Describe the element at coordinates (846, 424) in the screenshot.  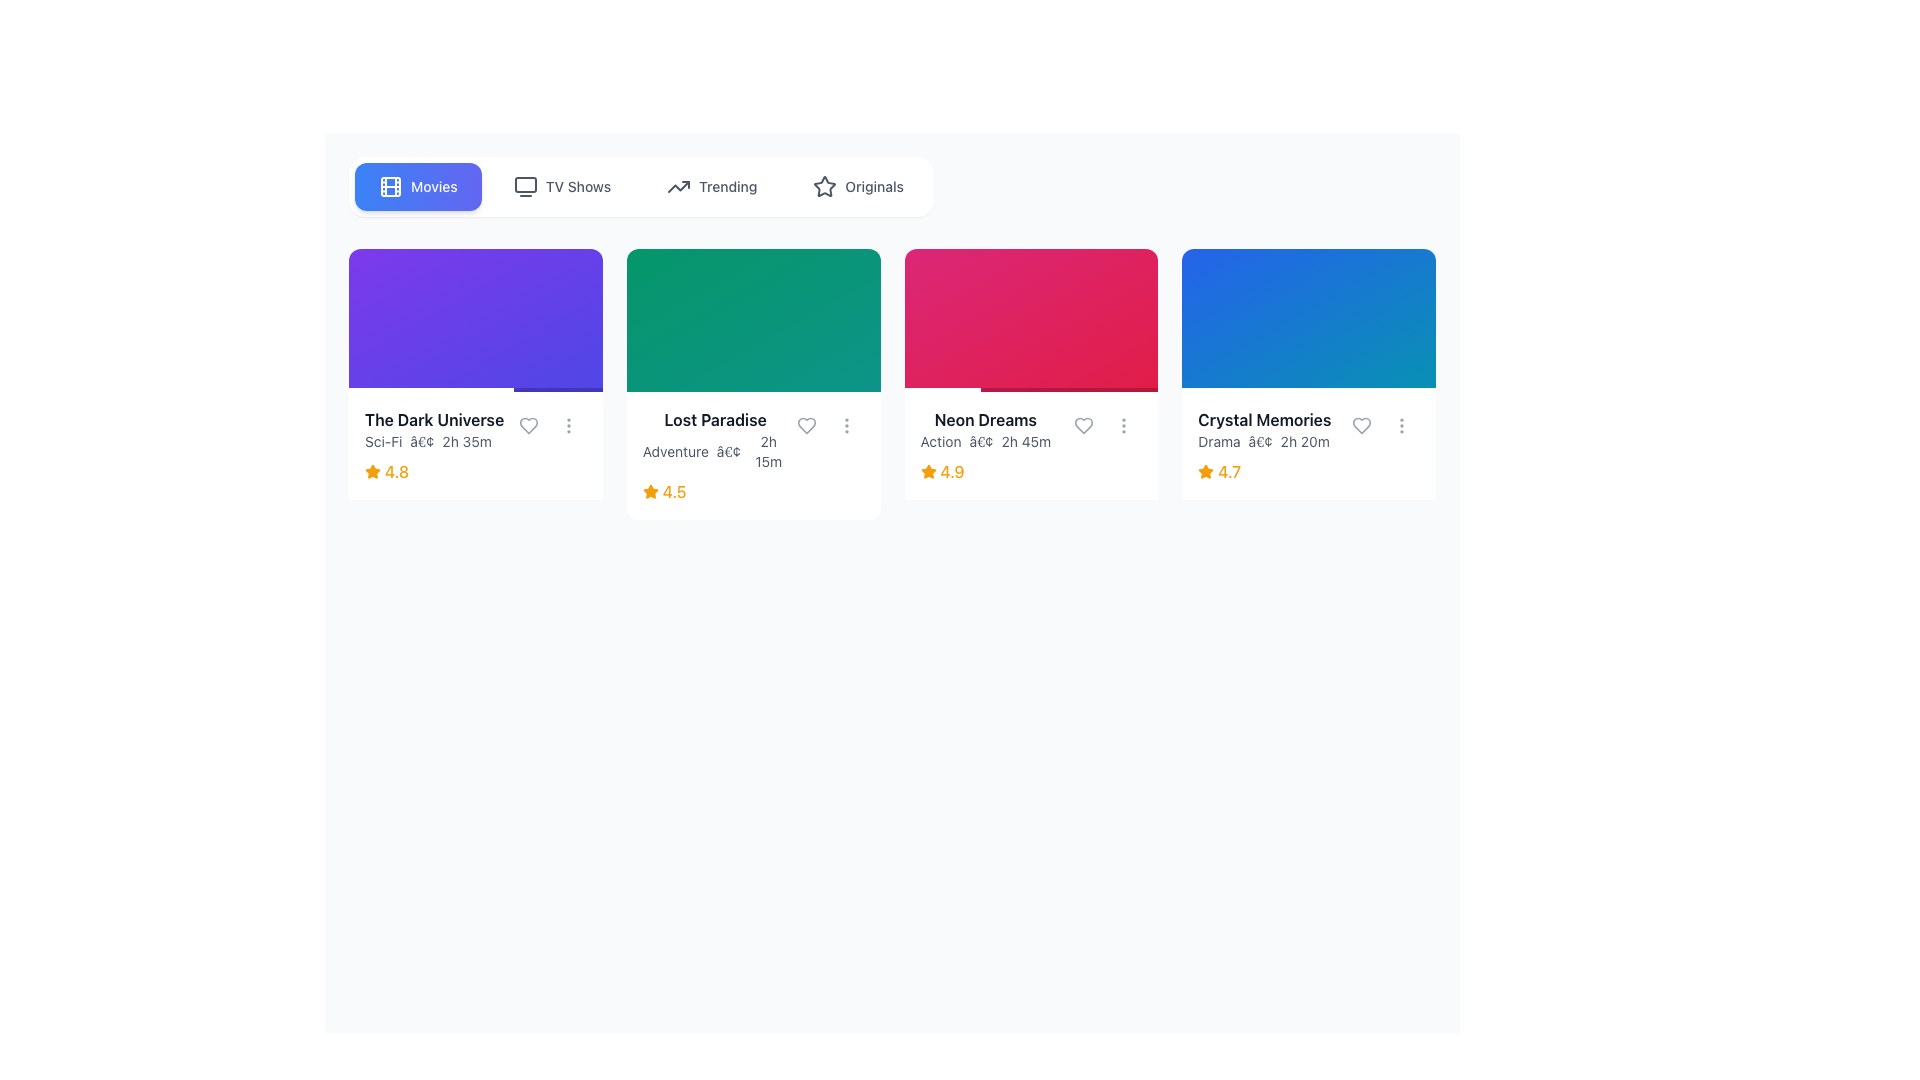
I see `the menu trigger button located in the top-right corner of the 'Lost Paradise' card` at that location.